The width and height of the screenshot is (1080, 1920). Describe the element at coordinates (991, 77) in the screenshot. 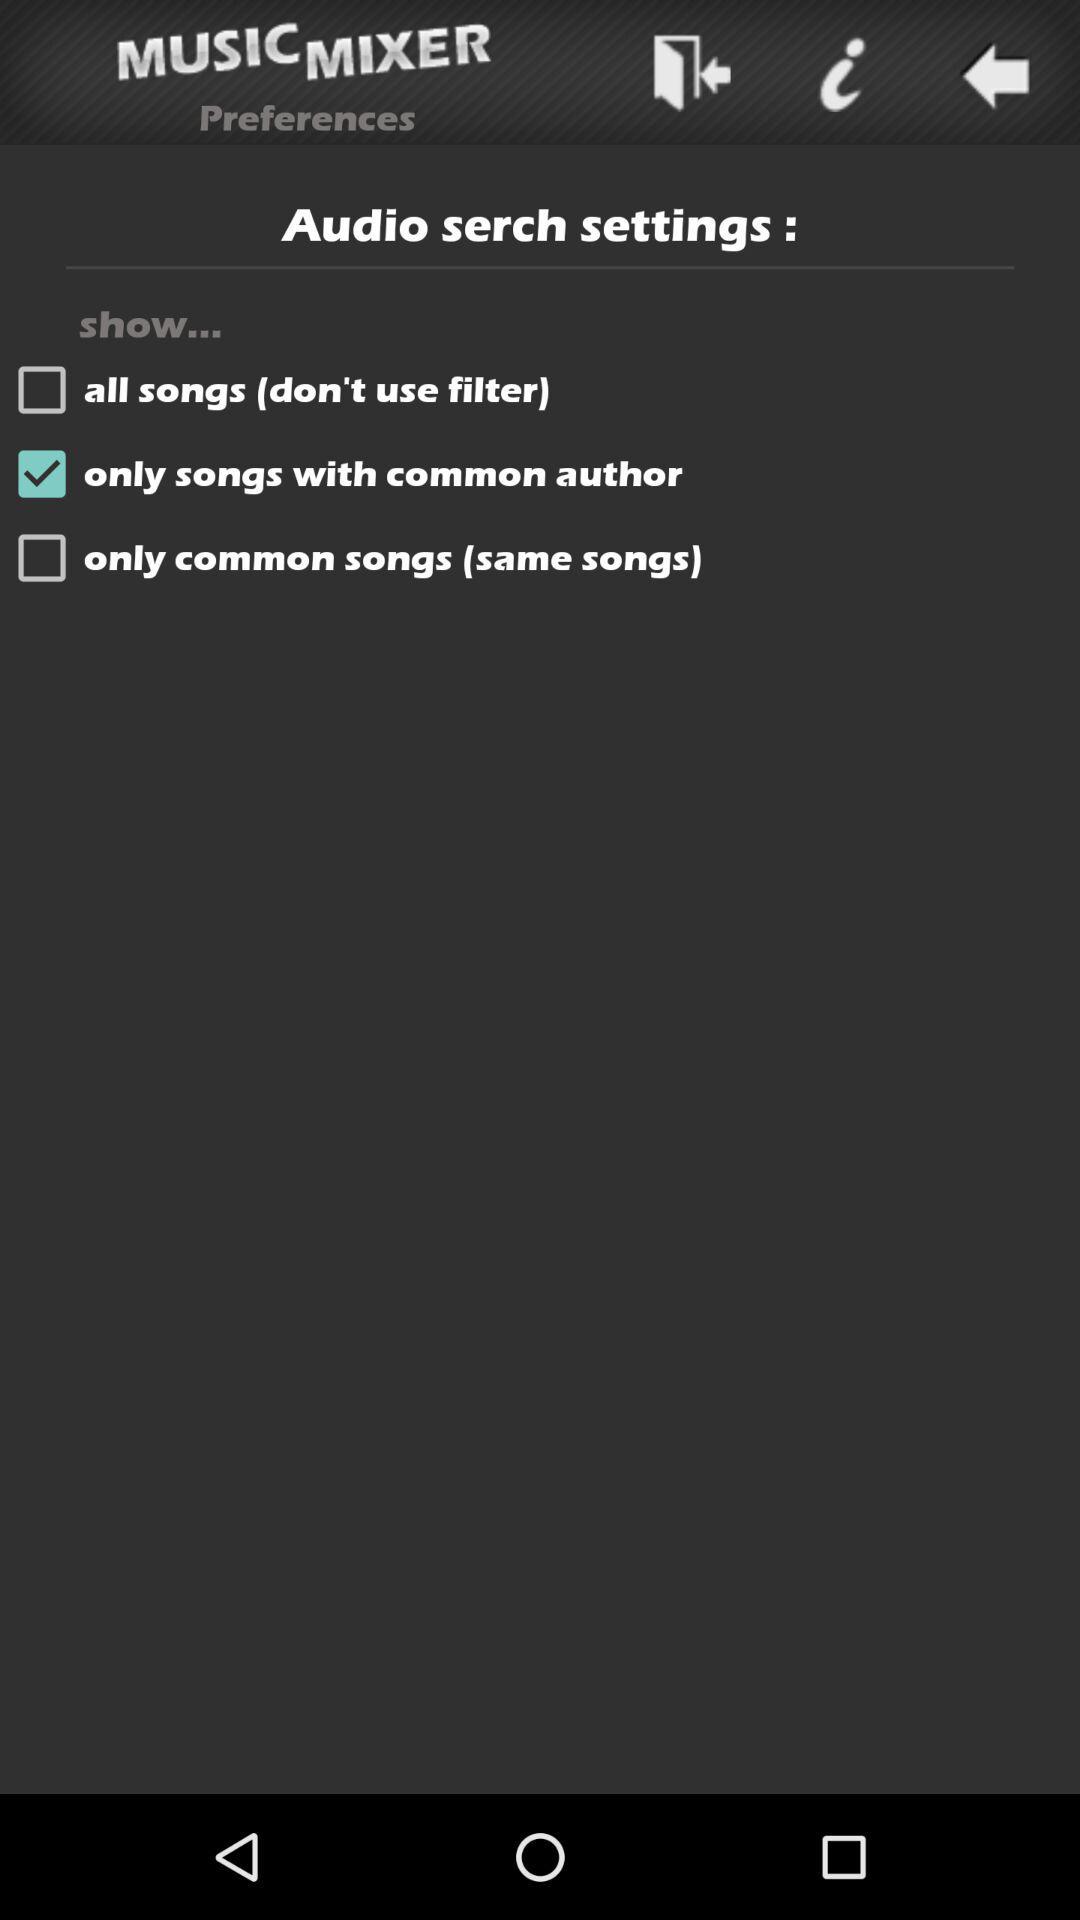

I see `the arrow_backward icon` at that location.